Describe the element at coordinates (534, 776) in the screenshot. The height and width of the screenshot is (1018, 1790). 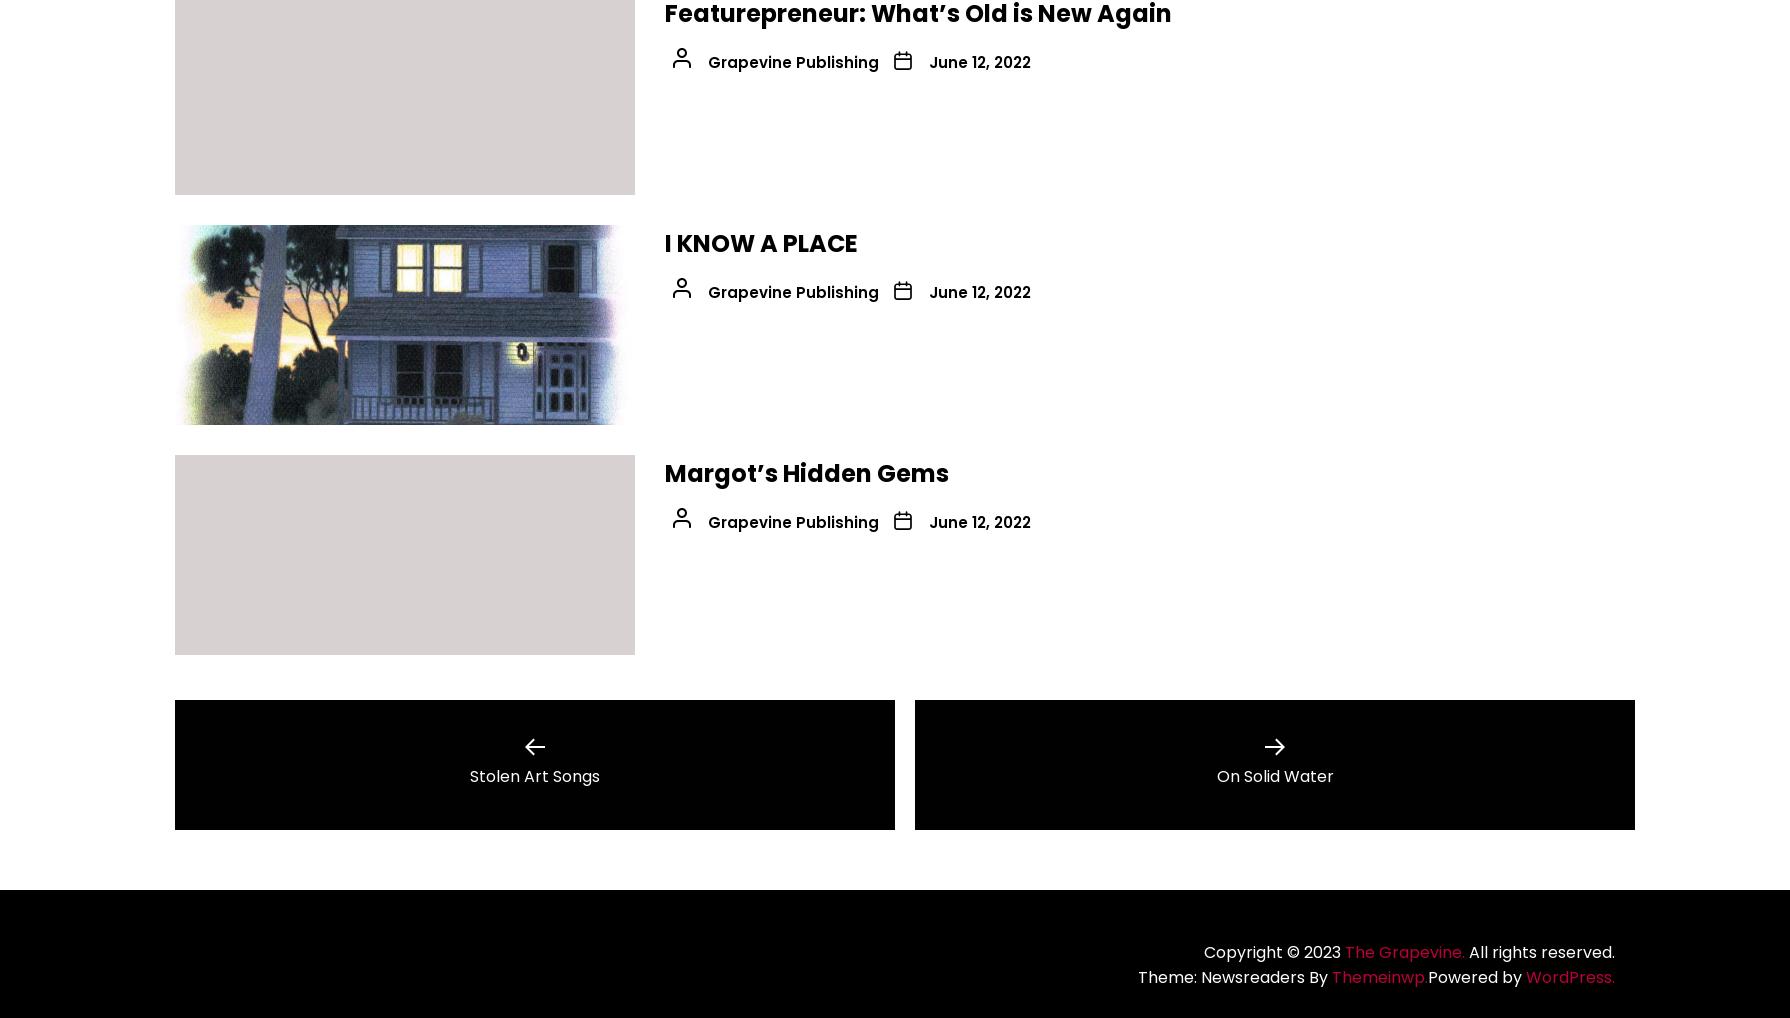
I see `'Stolen Art Songs'` at that location.